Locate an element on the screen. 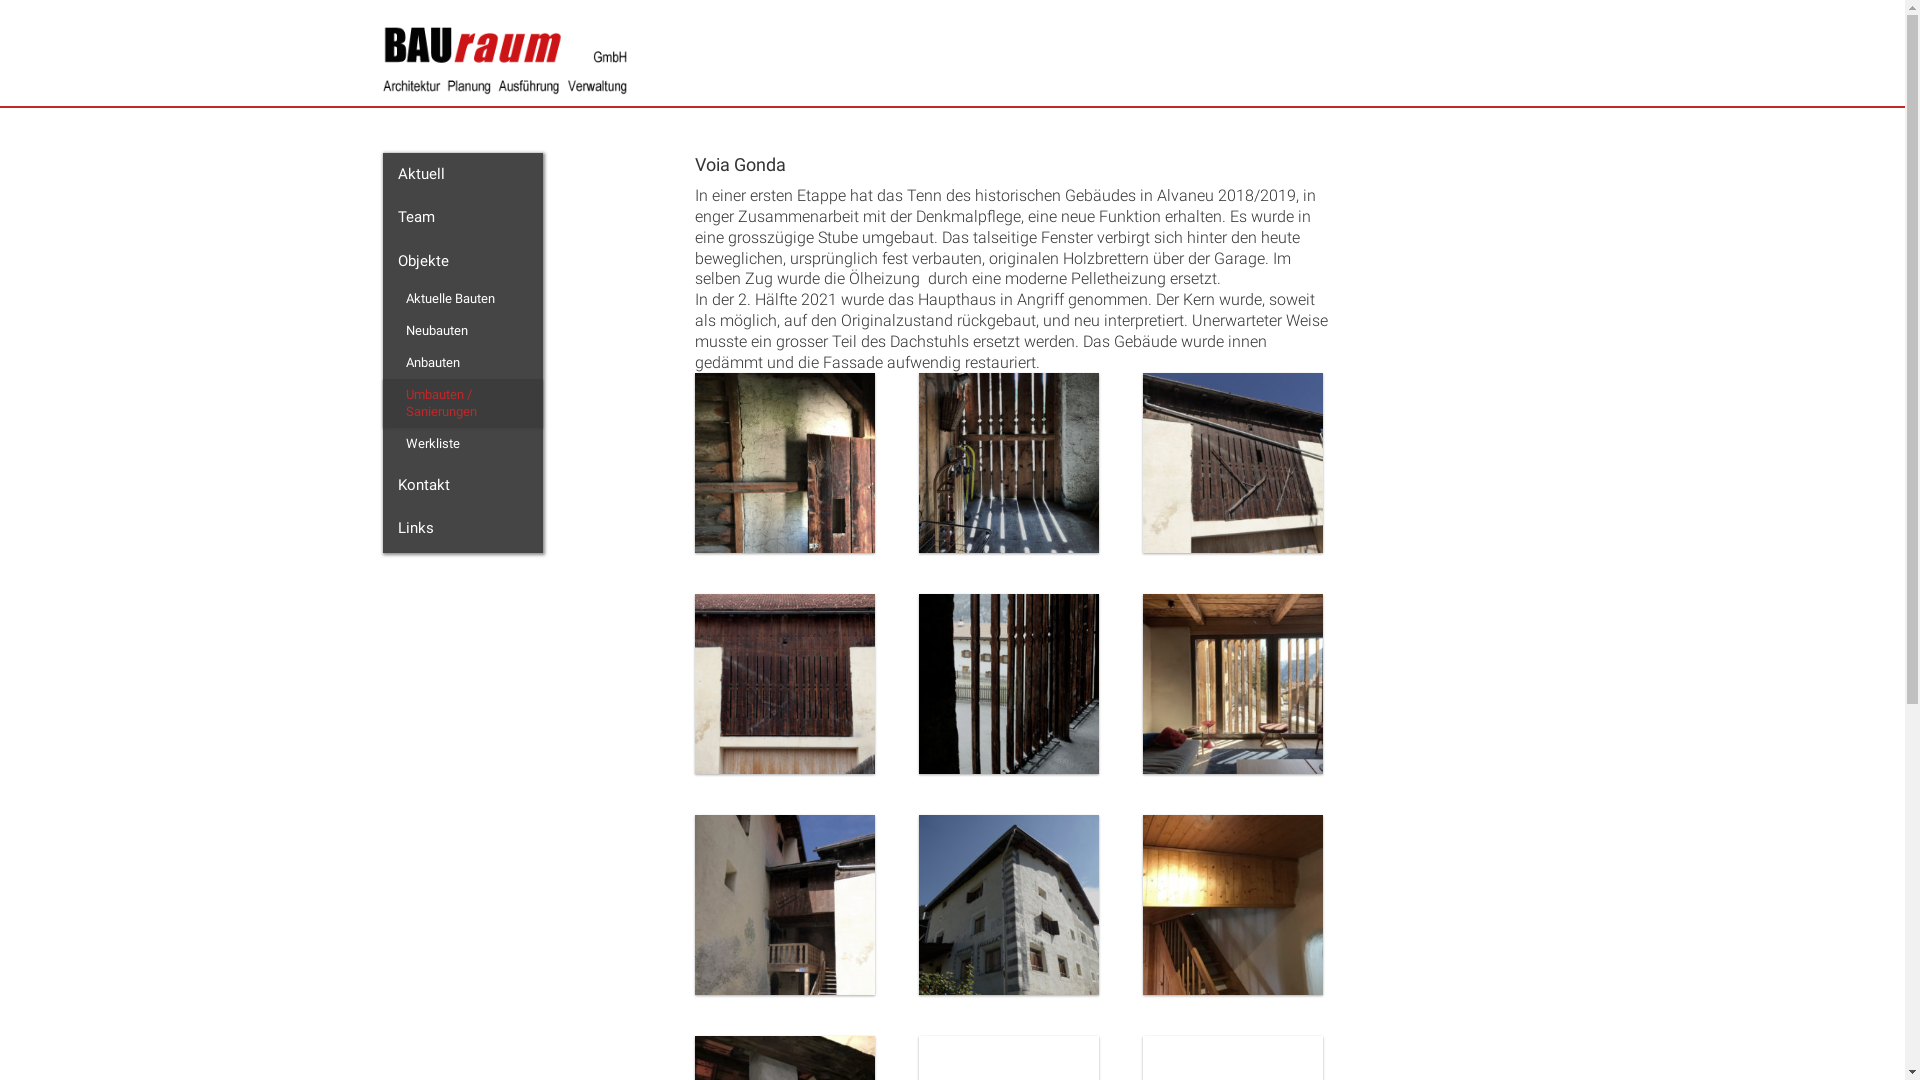 This screenshot has height=1080, width=1920. 'Neubauten' is located at coordinates (464, 330).